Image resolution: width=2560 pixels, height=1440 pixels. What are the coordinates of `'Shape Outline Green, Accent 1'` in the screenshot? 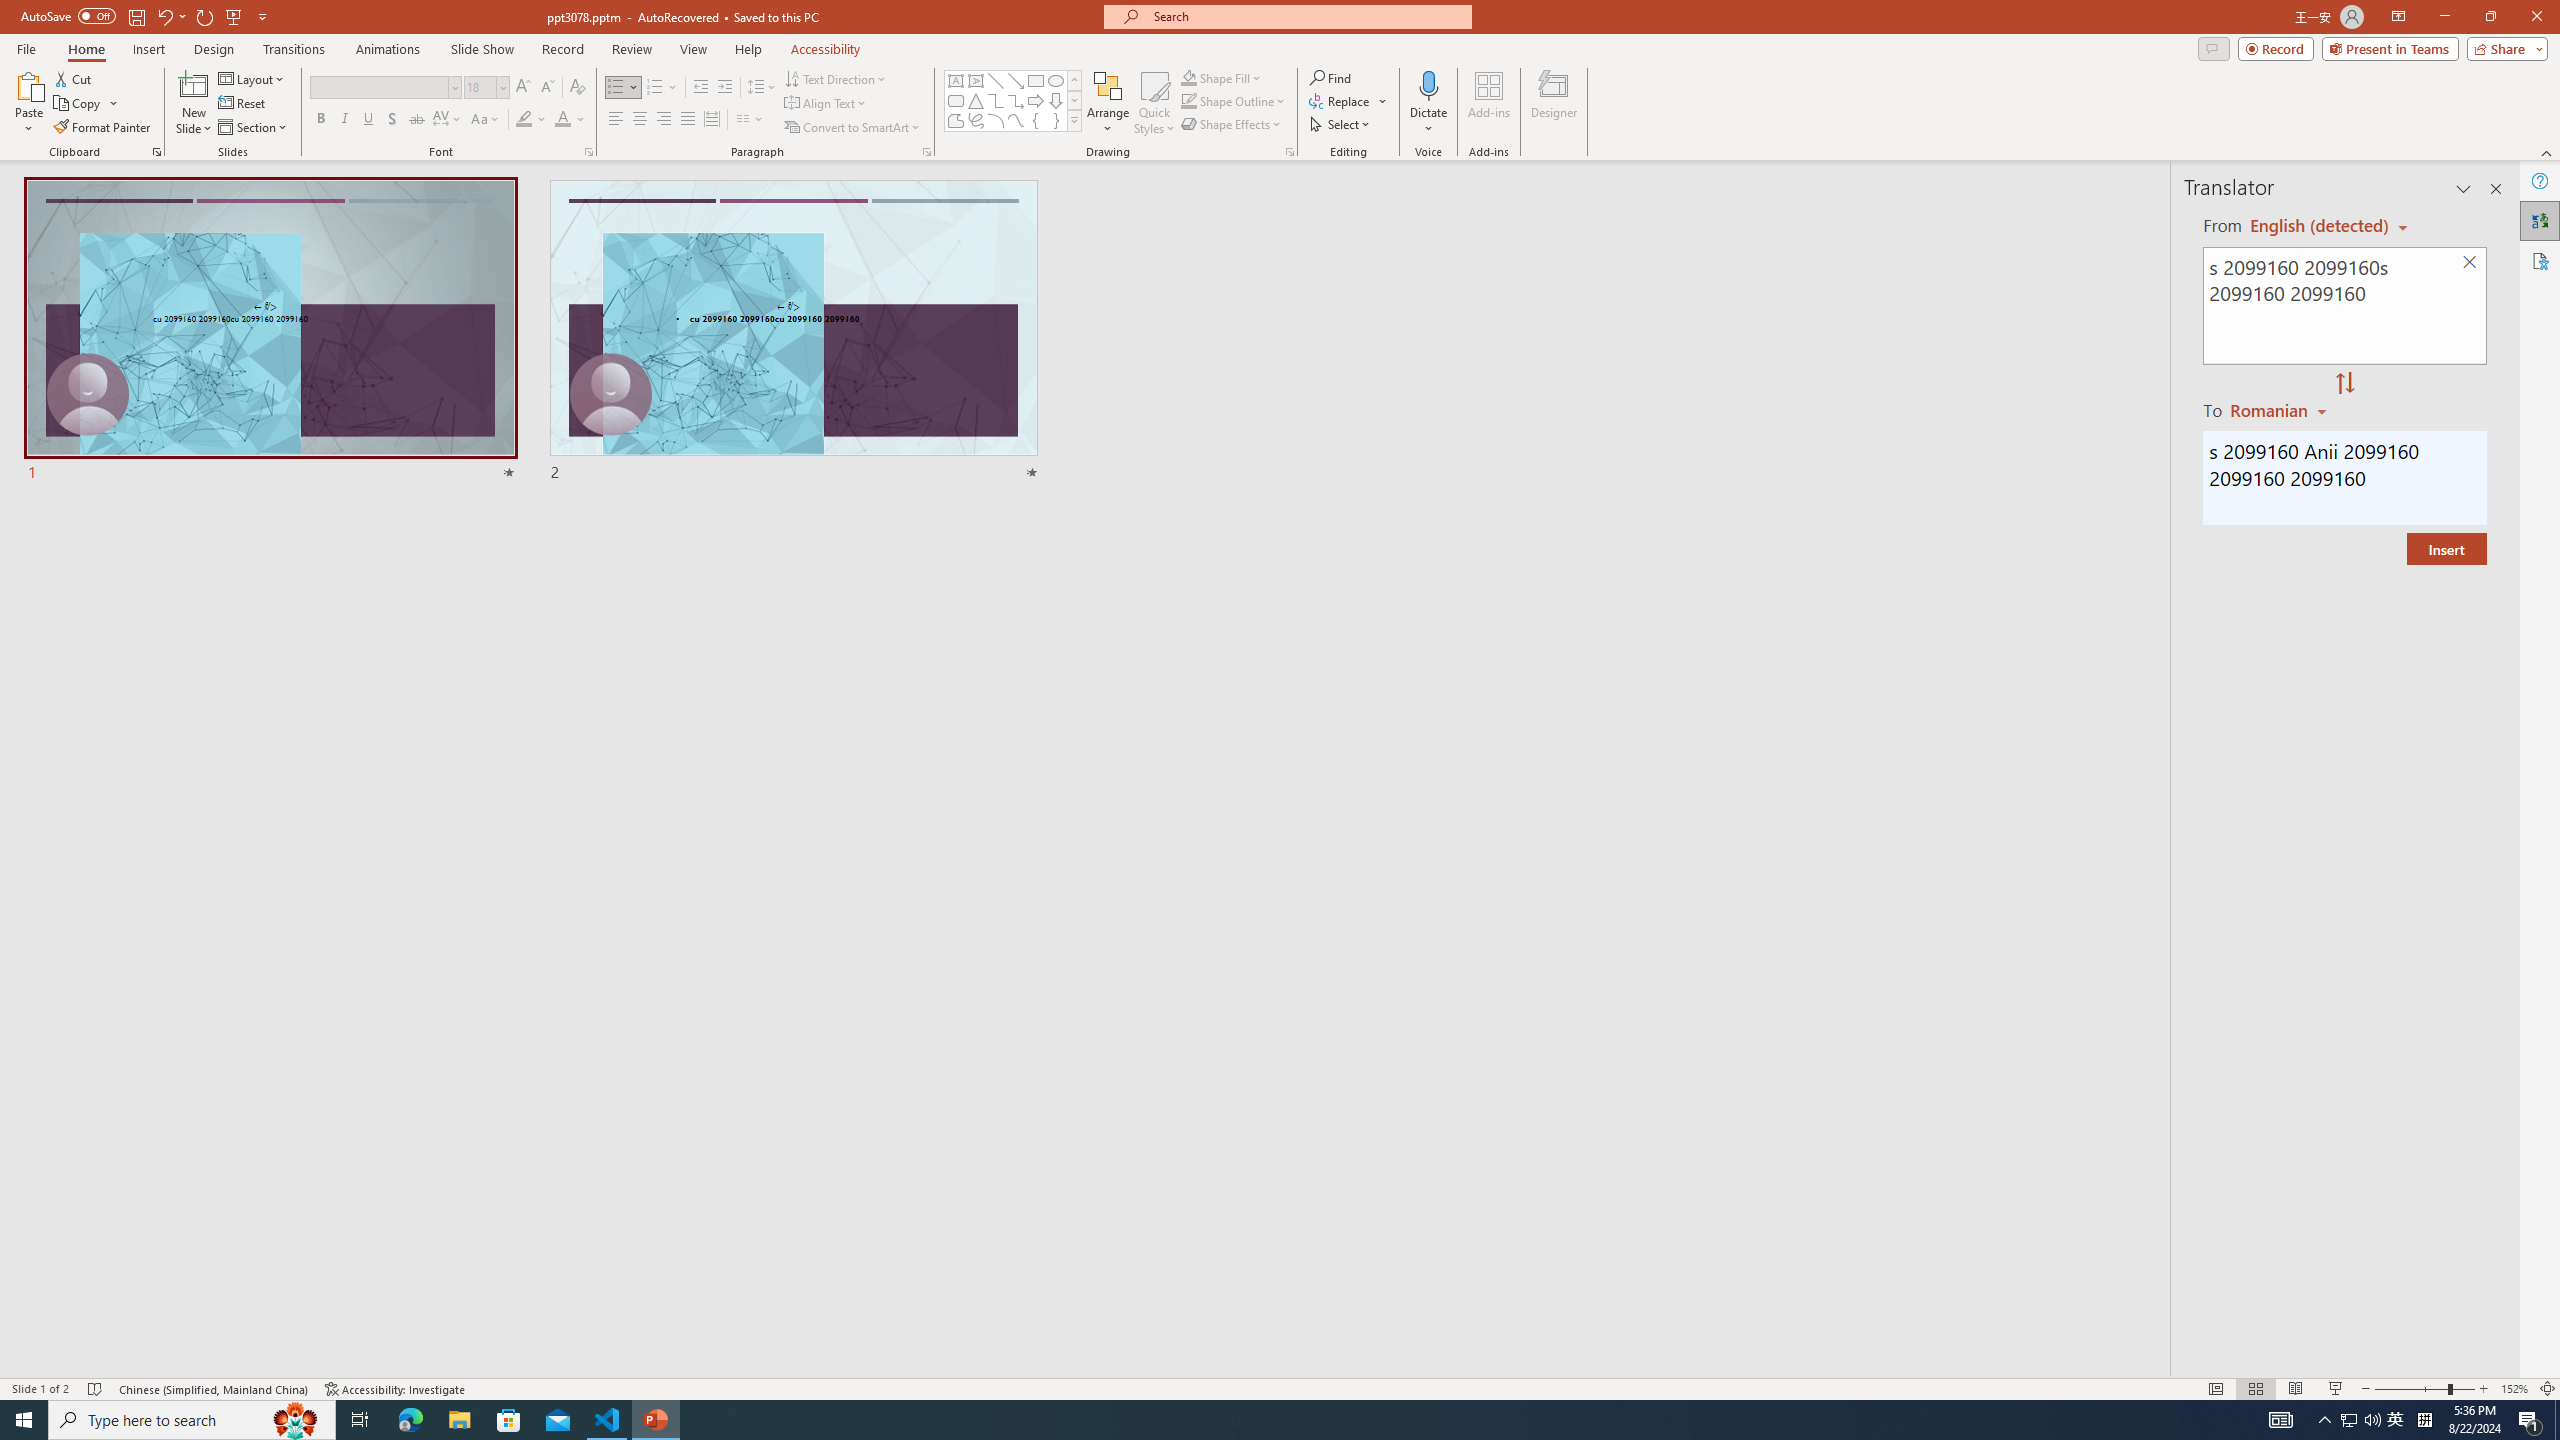 It's located at (1189, 99).